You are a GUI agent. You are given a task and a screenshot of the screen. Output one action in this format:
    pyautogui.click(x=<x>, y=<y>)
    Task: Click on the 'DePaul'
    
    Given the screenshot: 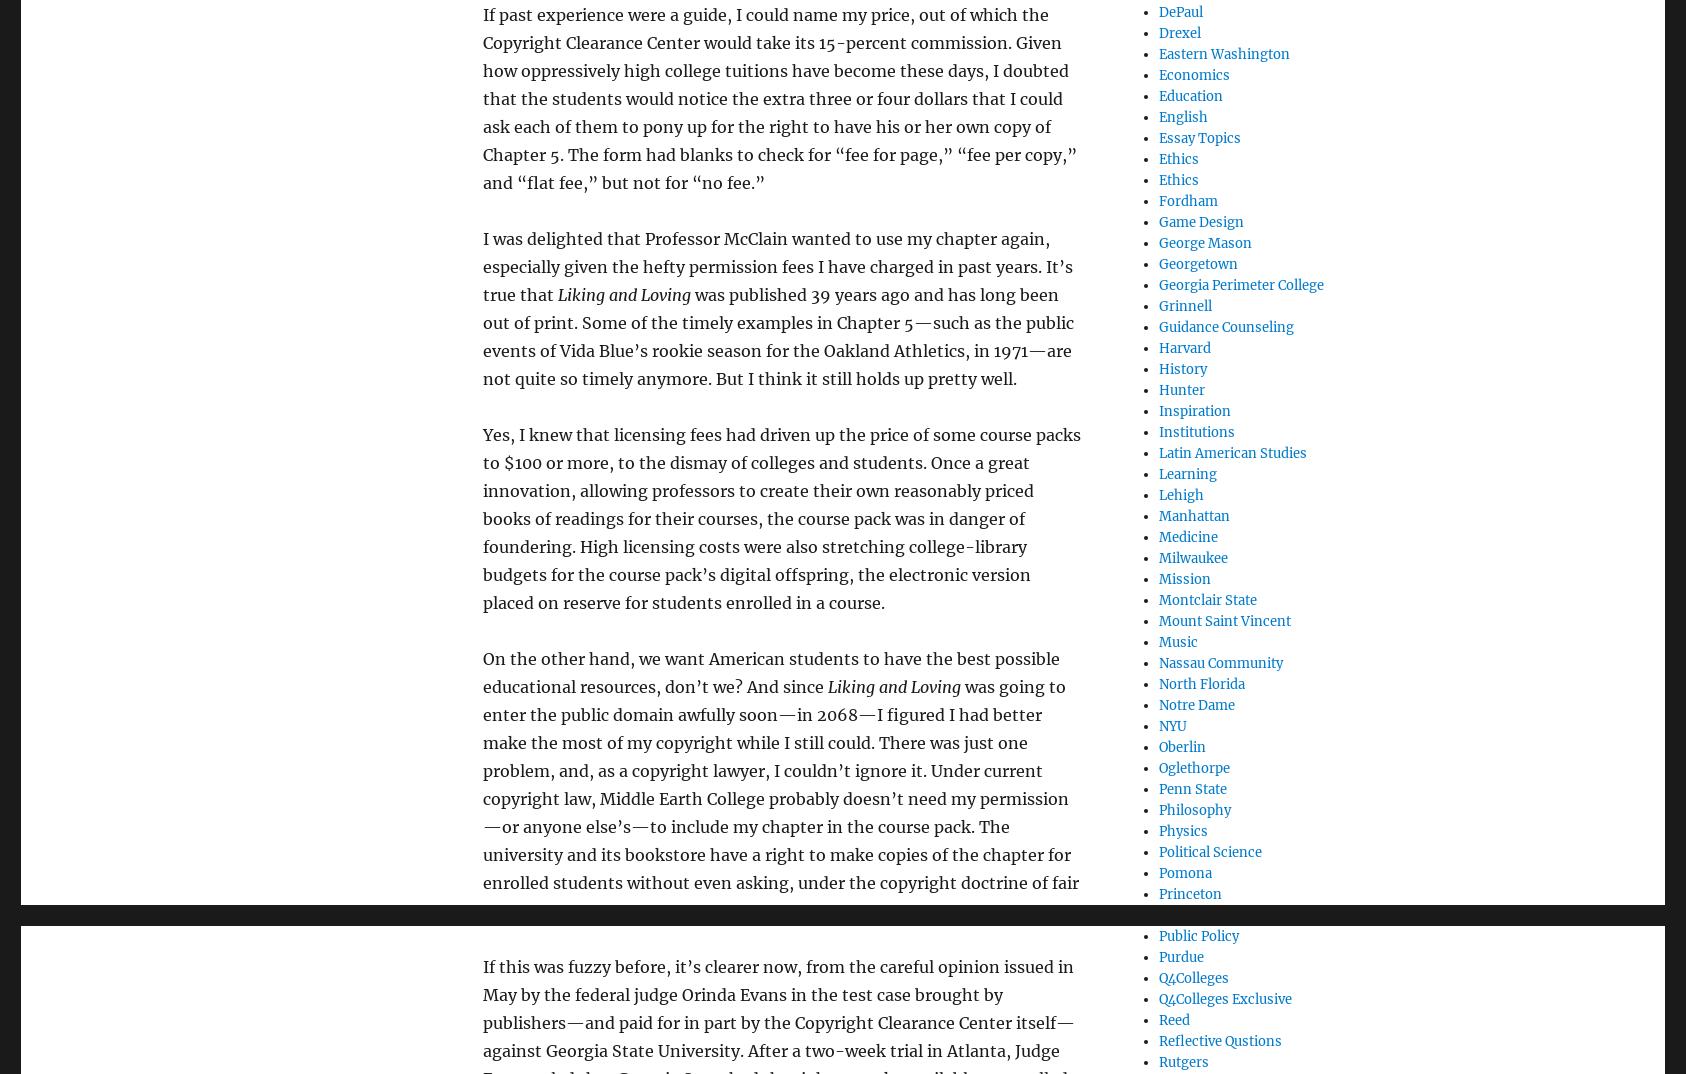 What is the action you would take?
    pyautogui.click(x=1180, y=10)
    